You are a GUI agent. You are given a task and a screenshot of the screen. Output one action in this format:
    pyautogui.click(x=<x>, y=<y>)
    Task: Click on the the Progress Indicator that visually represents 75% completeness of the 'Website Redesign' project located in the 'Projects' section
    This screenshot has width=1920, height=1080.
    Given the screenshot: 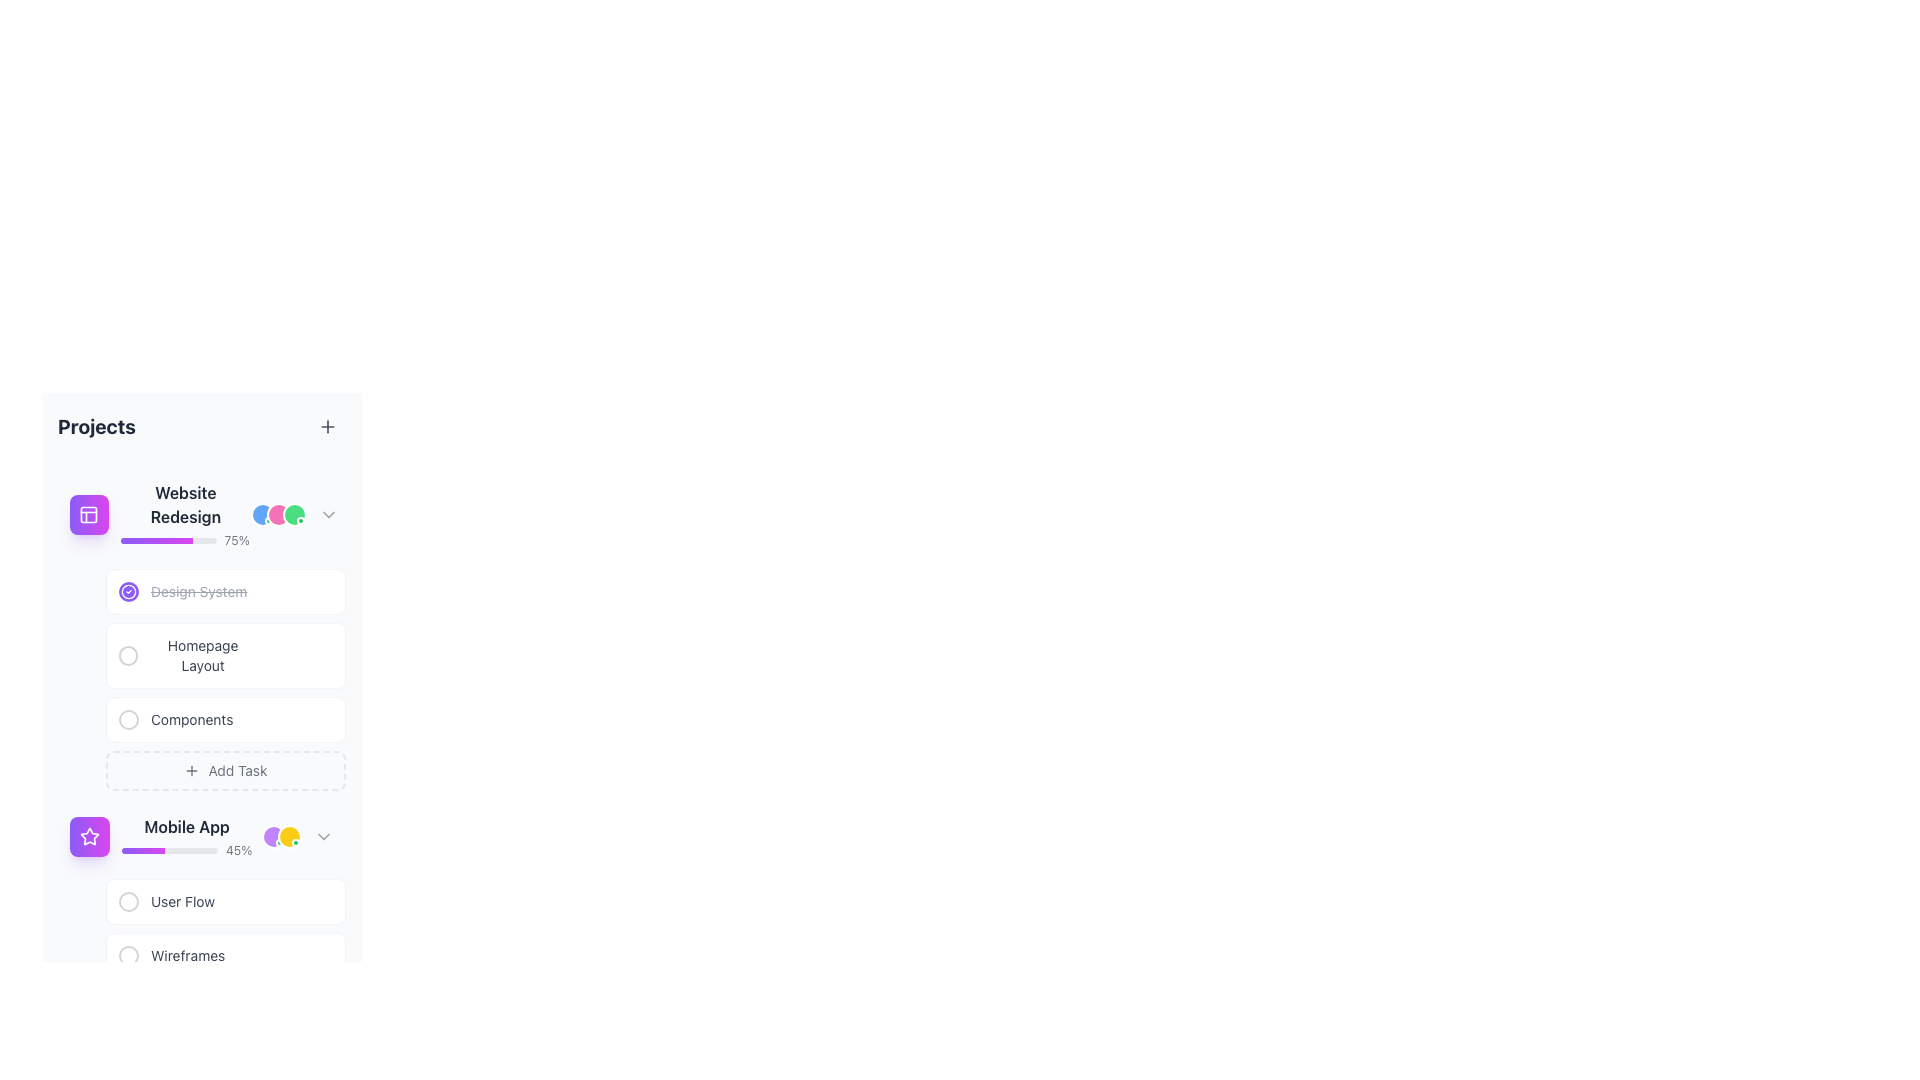 What is the action you would take?
    pyautogui.click(x=155, y=540)
    